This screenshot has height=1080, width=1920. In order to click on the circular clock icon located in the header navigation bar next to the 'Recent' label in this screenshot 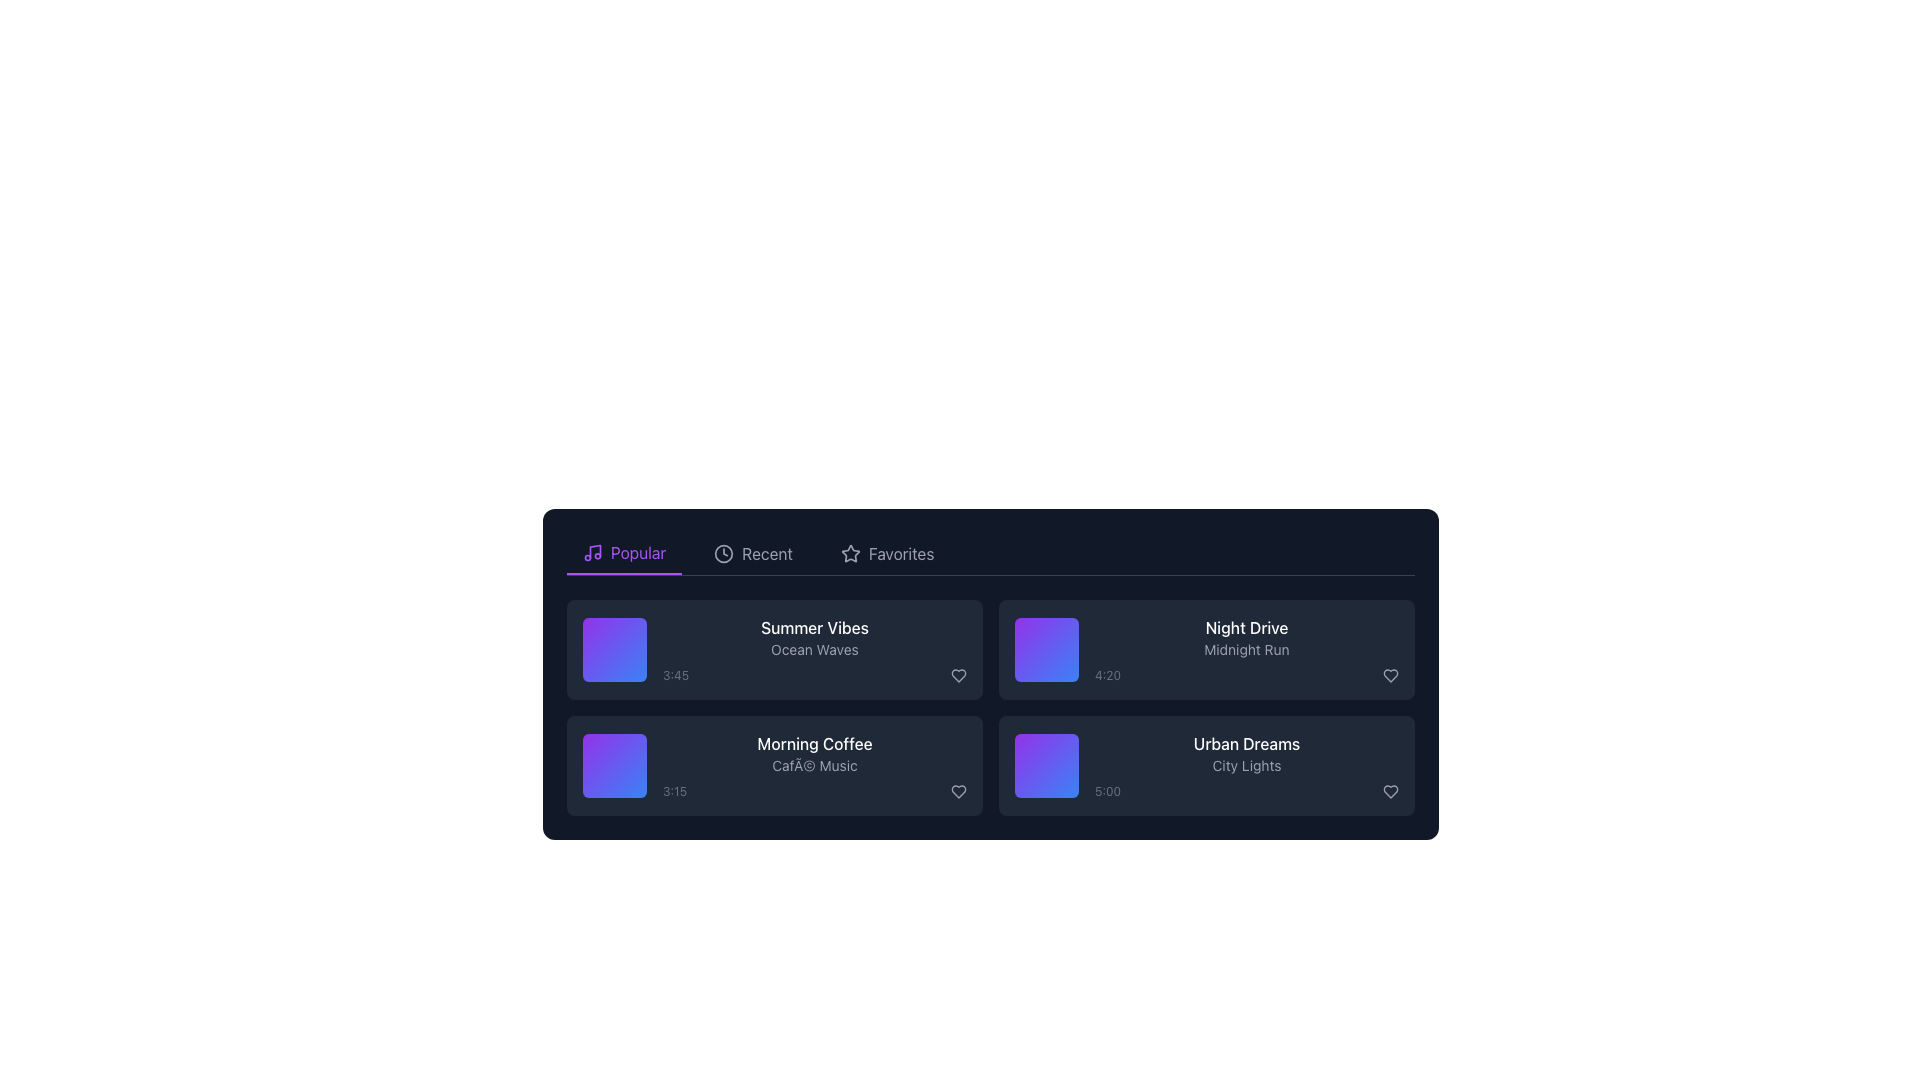, I will do `click(723, 554)`.